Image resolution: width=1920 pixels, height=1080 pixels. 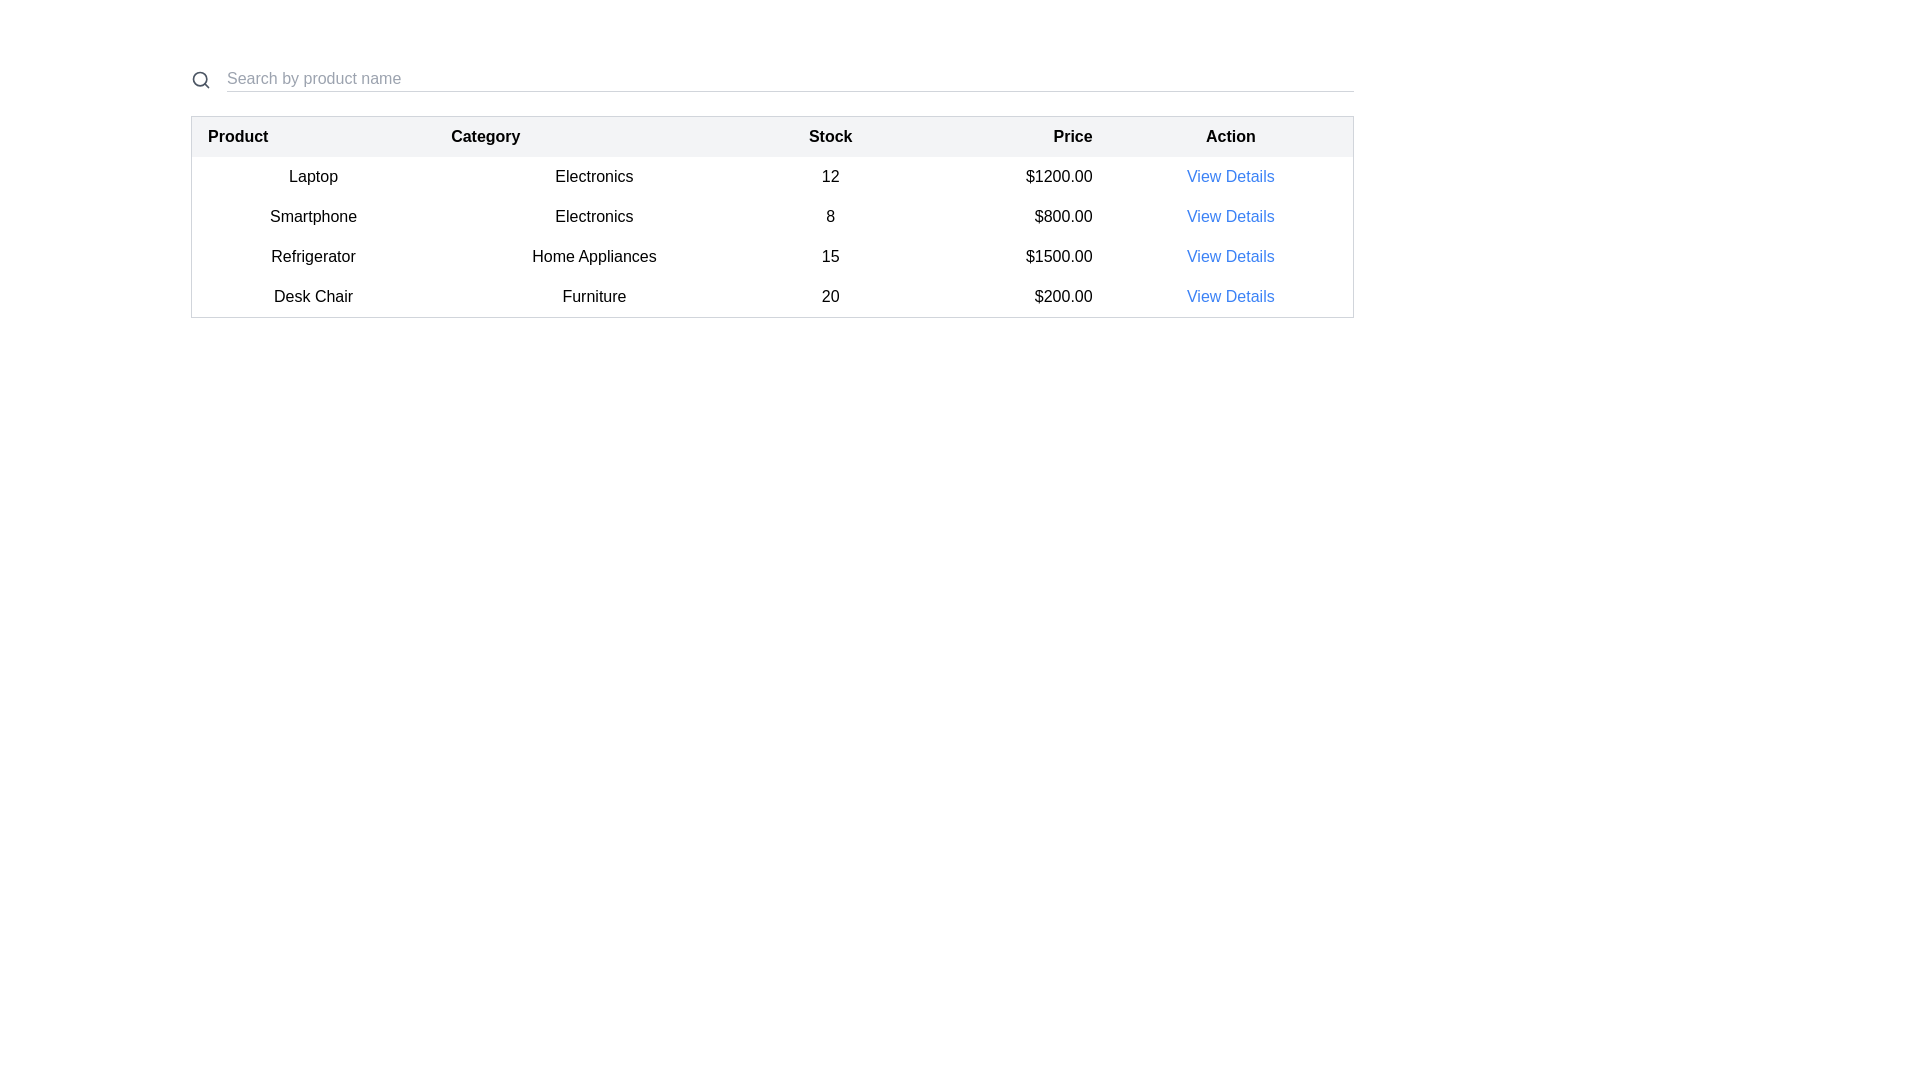 I want to click on the hyperlink in the 'Action' column of the first row corresponding to the product 'Laptop', so click(x=1230, y=176).